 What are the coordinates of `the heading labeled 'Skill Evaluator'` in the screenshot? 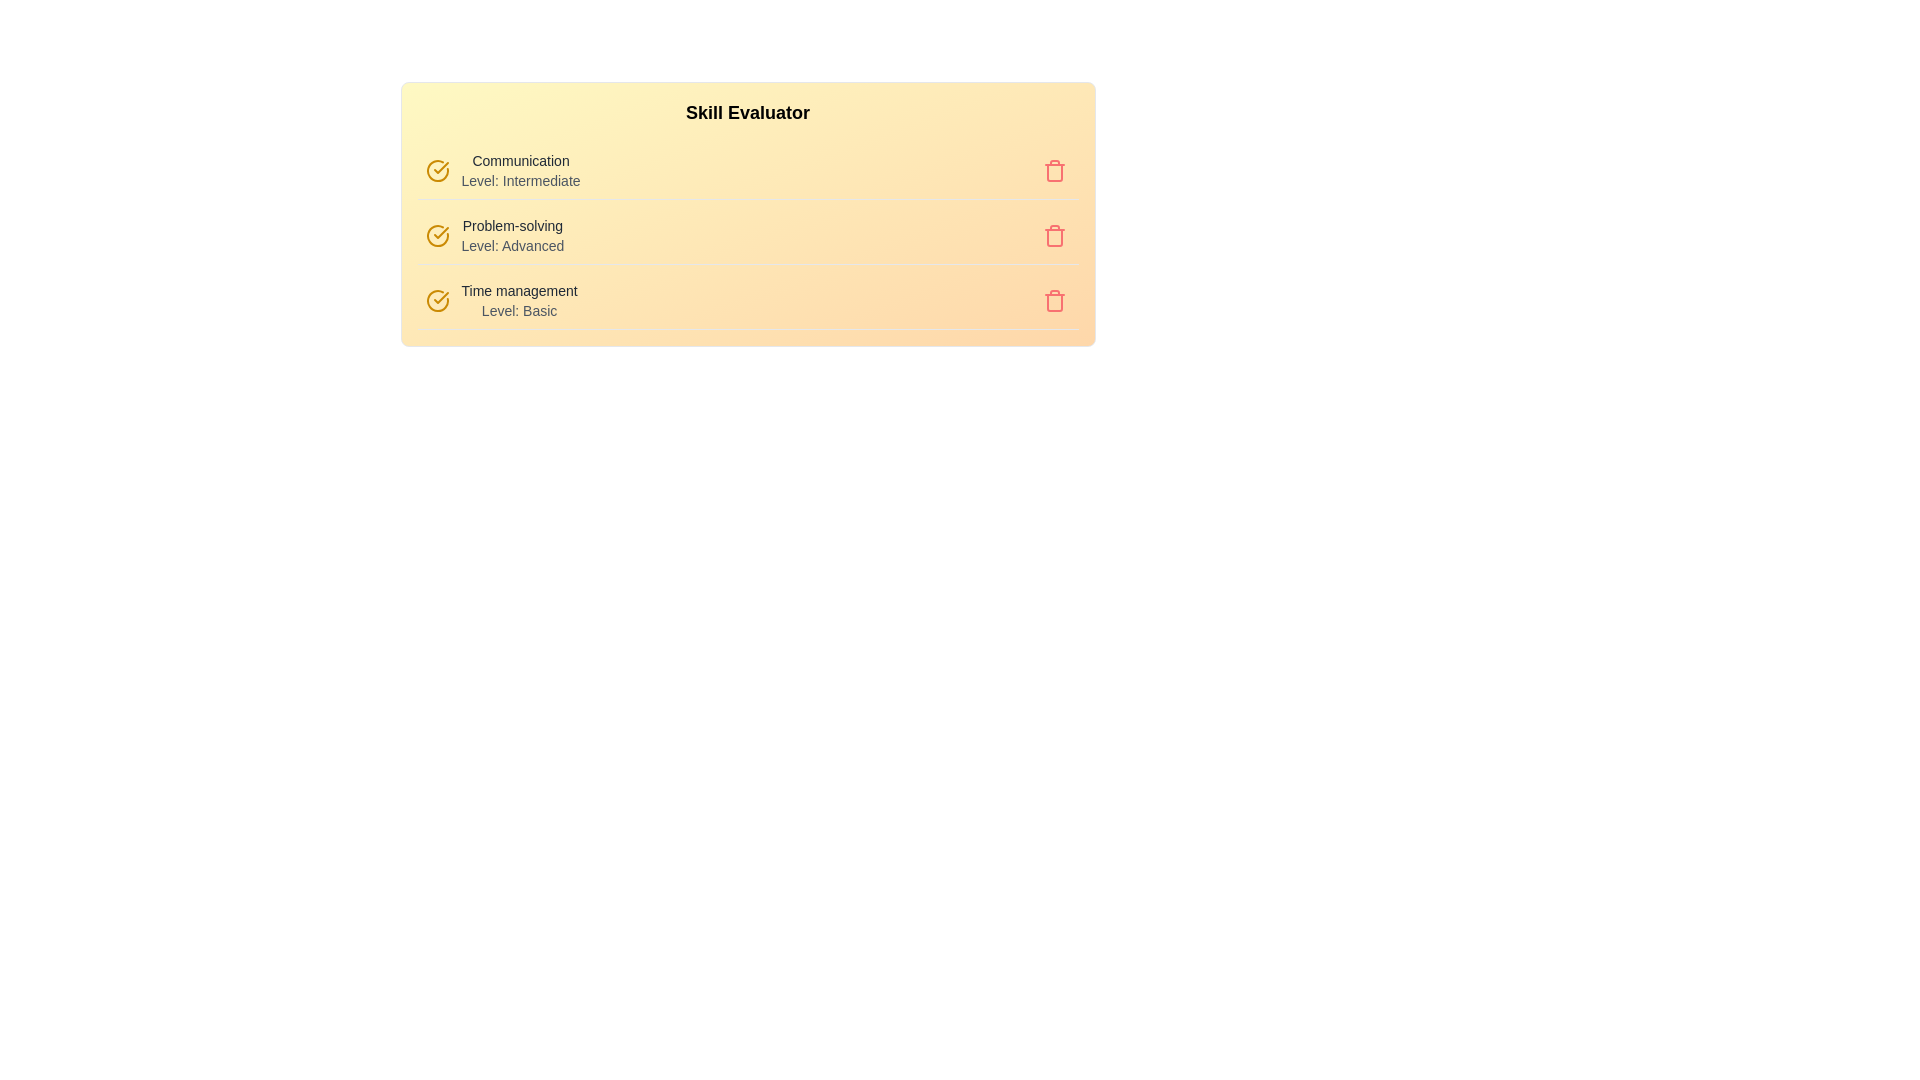 It's located at (747, 112).